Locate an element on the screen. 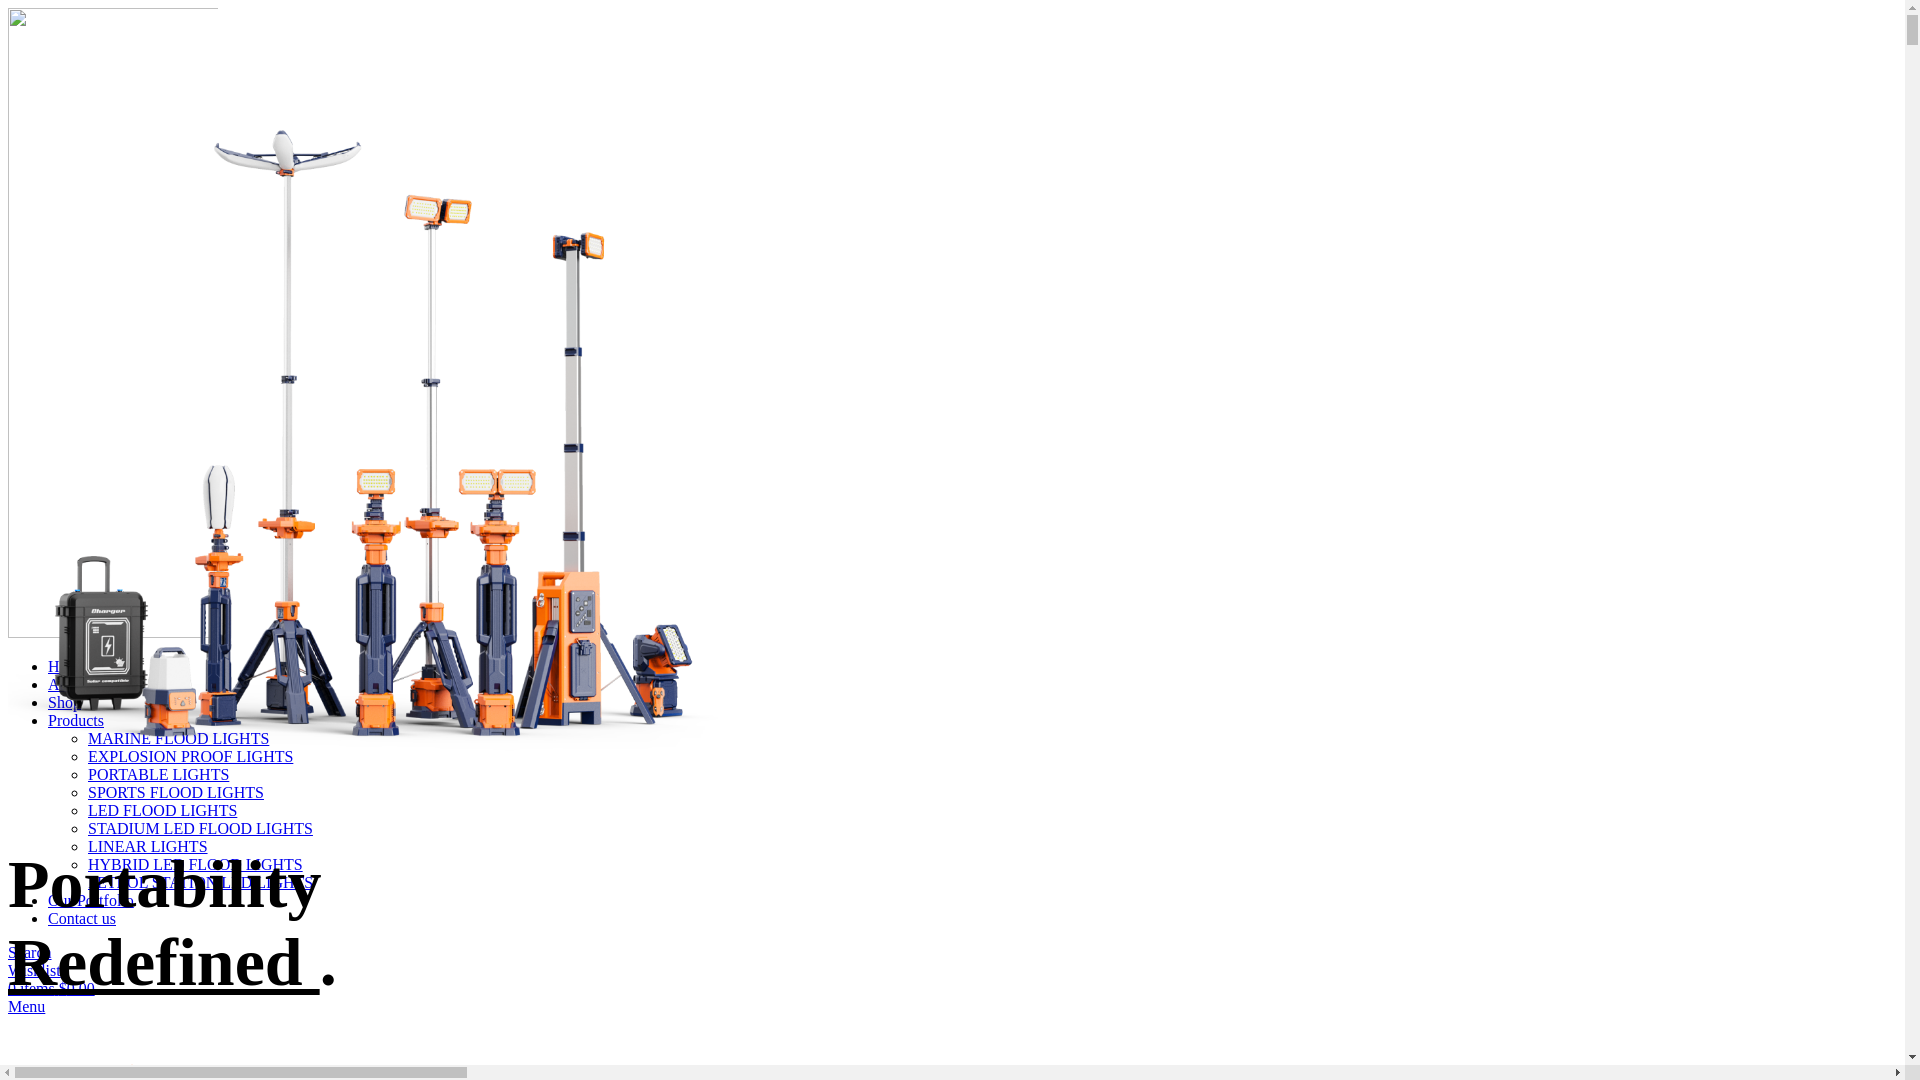 Image resolution: width=1920 pixels, height=1080 pixels. 'STADIUM LED FLOOD LIGHTS' is located at coordinates (200, 828).